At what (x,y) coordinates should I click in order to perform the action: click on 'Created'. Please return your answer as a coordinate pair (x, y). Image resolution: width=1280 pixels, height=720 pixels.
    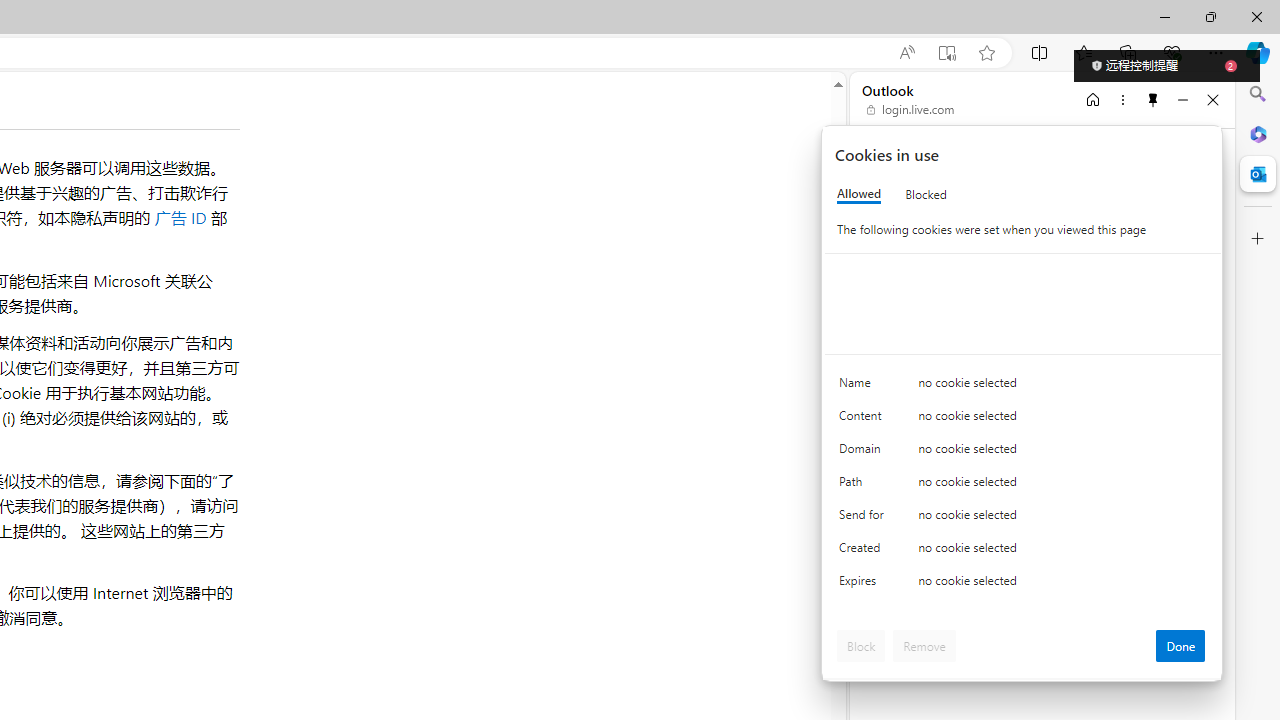
    Looking at the image, I should click on (865, 552).